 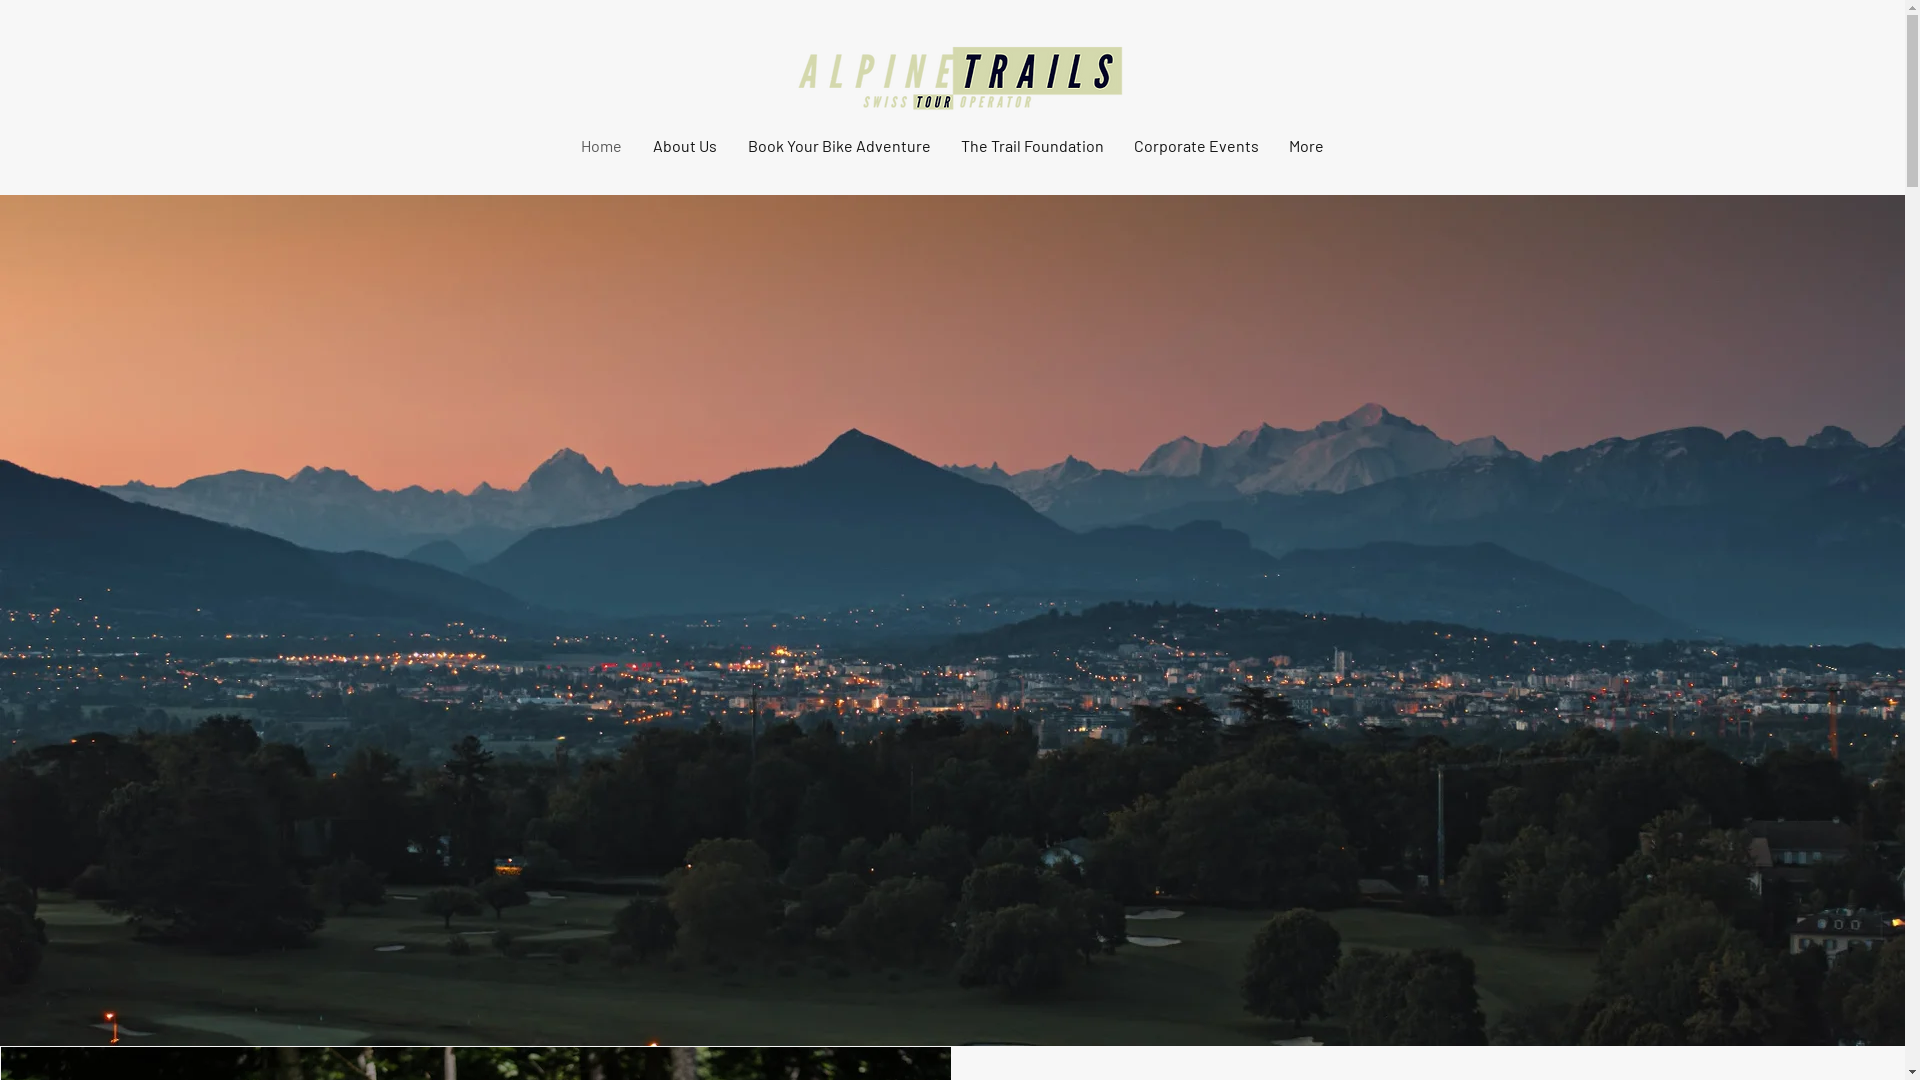 I want to click on 'Home', so click(x=600, y=145).